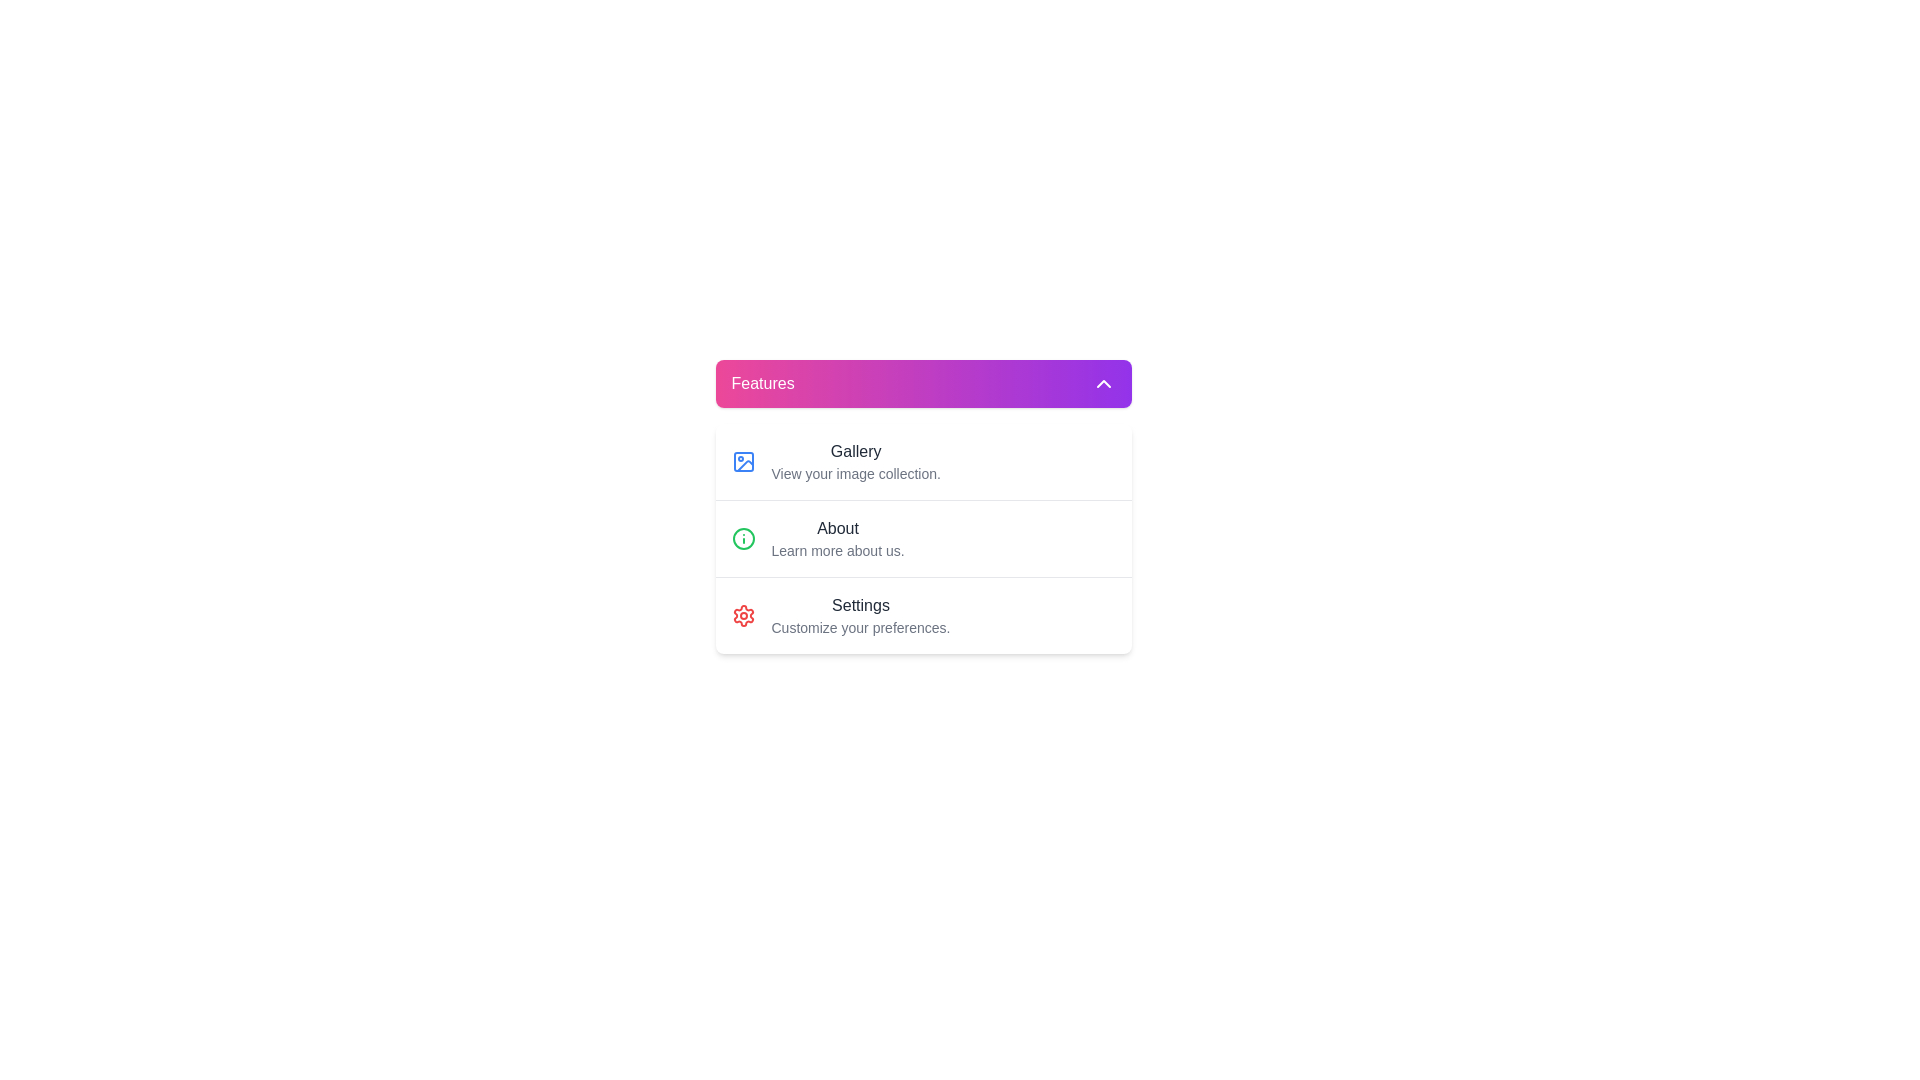 This screenshot has height=1080, width=1920. What do you see at coordinates (856, 474) in the screenshot?
I see `the text label that contains the phrase 'View your image collection.', which is styled with a small font size and gray color, positioned below the 'Gallery' title` at bounding box center [856, 474].